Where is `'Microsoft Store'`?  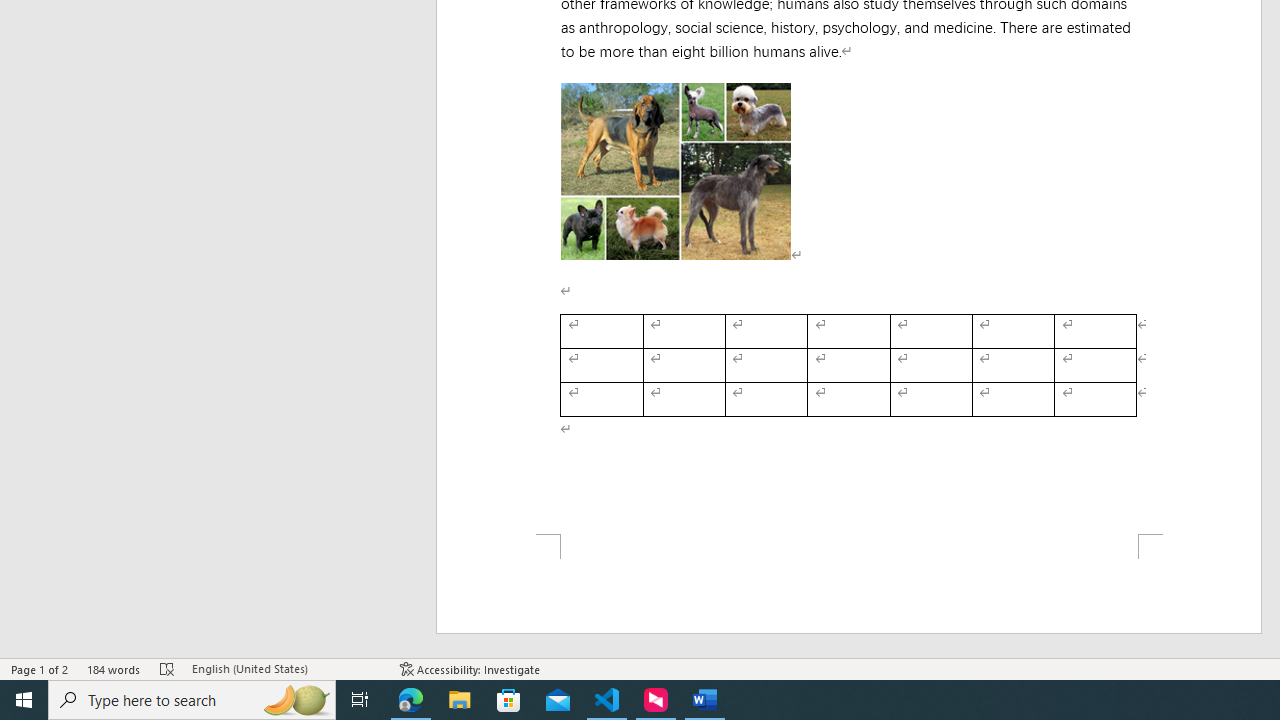
'Microsoft Store' is located at coordinates (509, 698).